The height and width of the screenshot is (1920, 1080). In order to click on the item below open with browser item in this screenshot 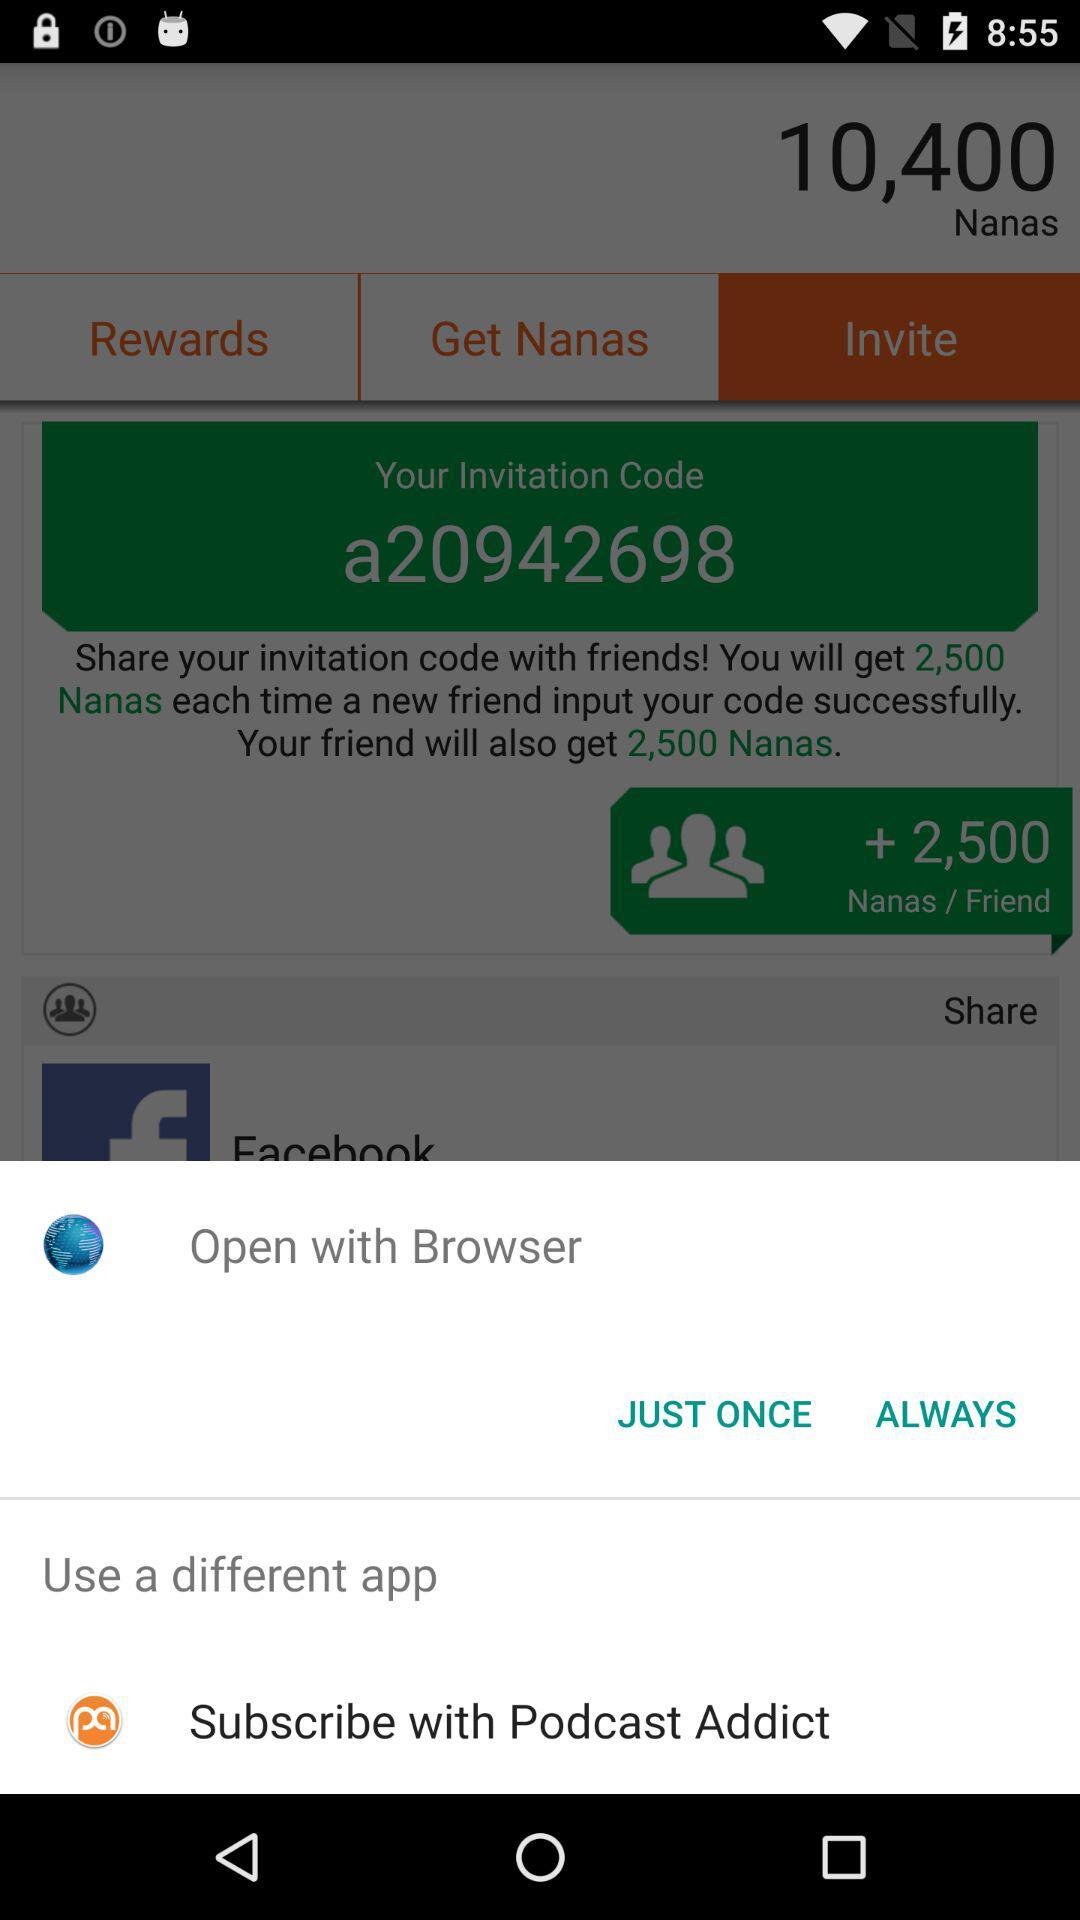, I will do `click(713, 1411)`.